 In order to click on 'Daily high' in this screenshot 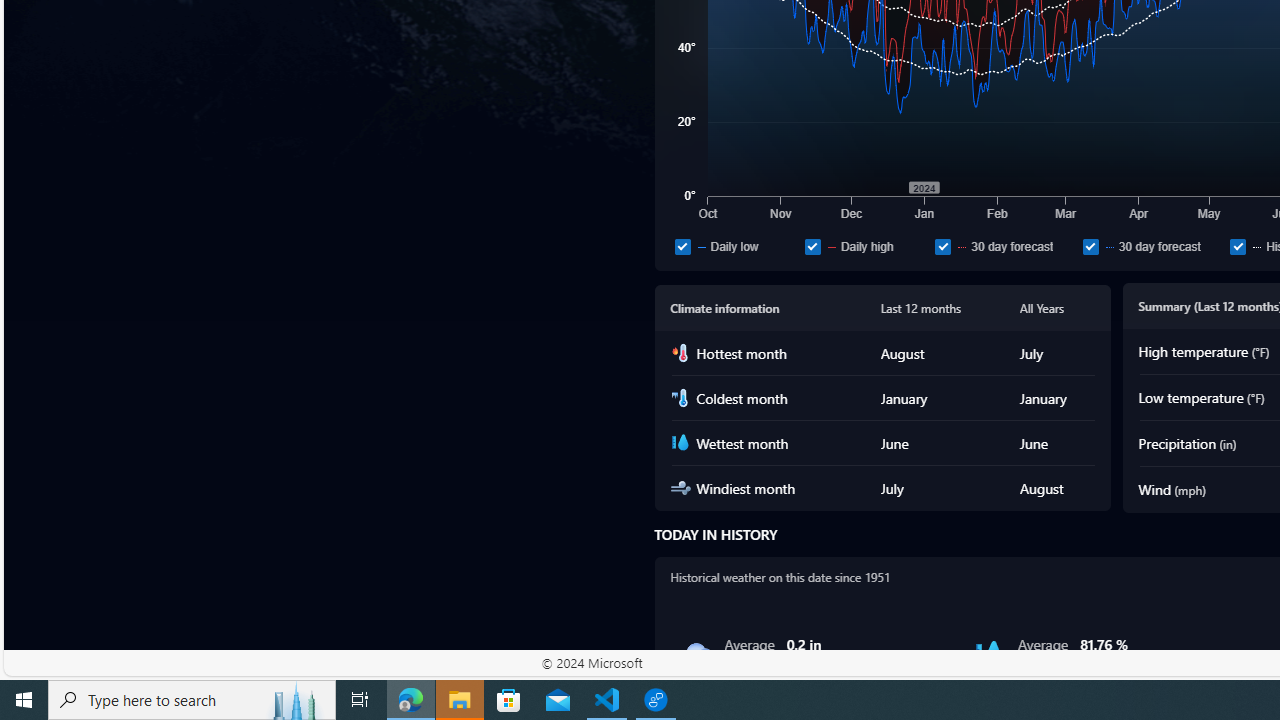, I will do `click(812, 245)`.